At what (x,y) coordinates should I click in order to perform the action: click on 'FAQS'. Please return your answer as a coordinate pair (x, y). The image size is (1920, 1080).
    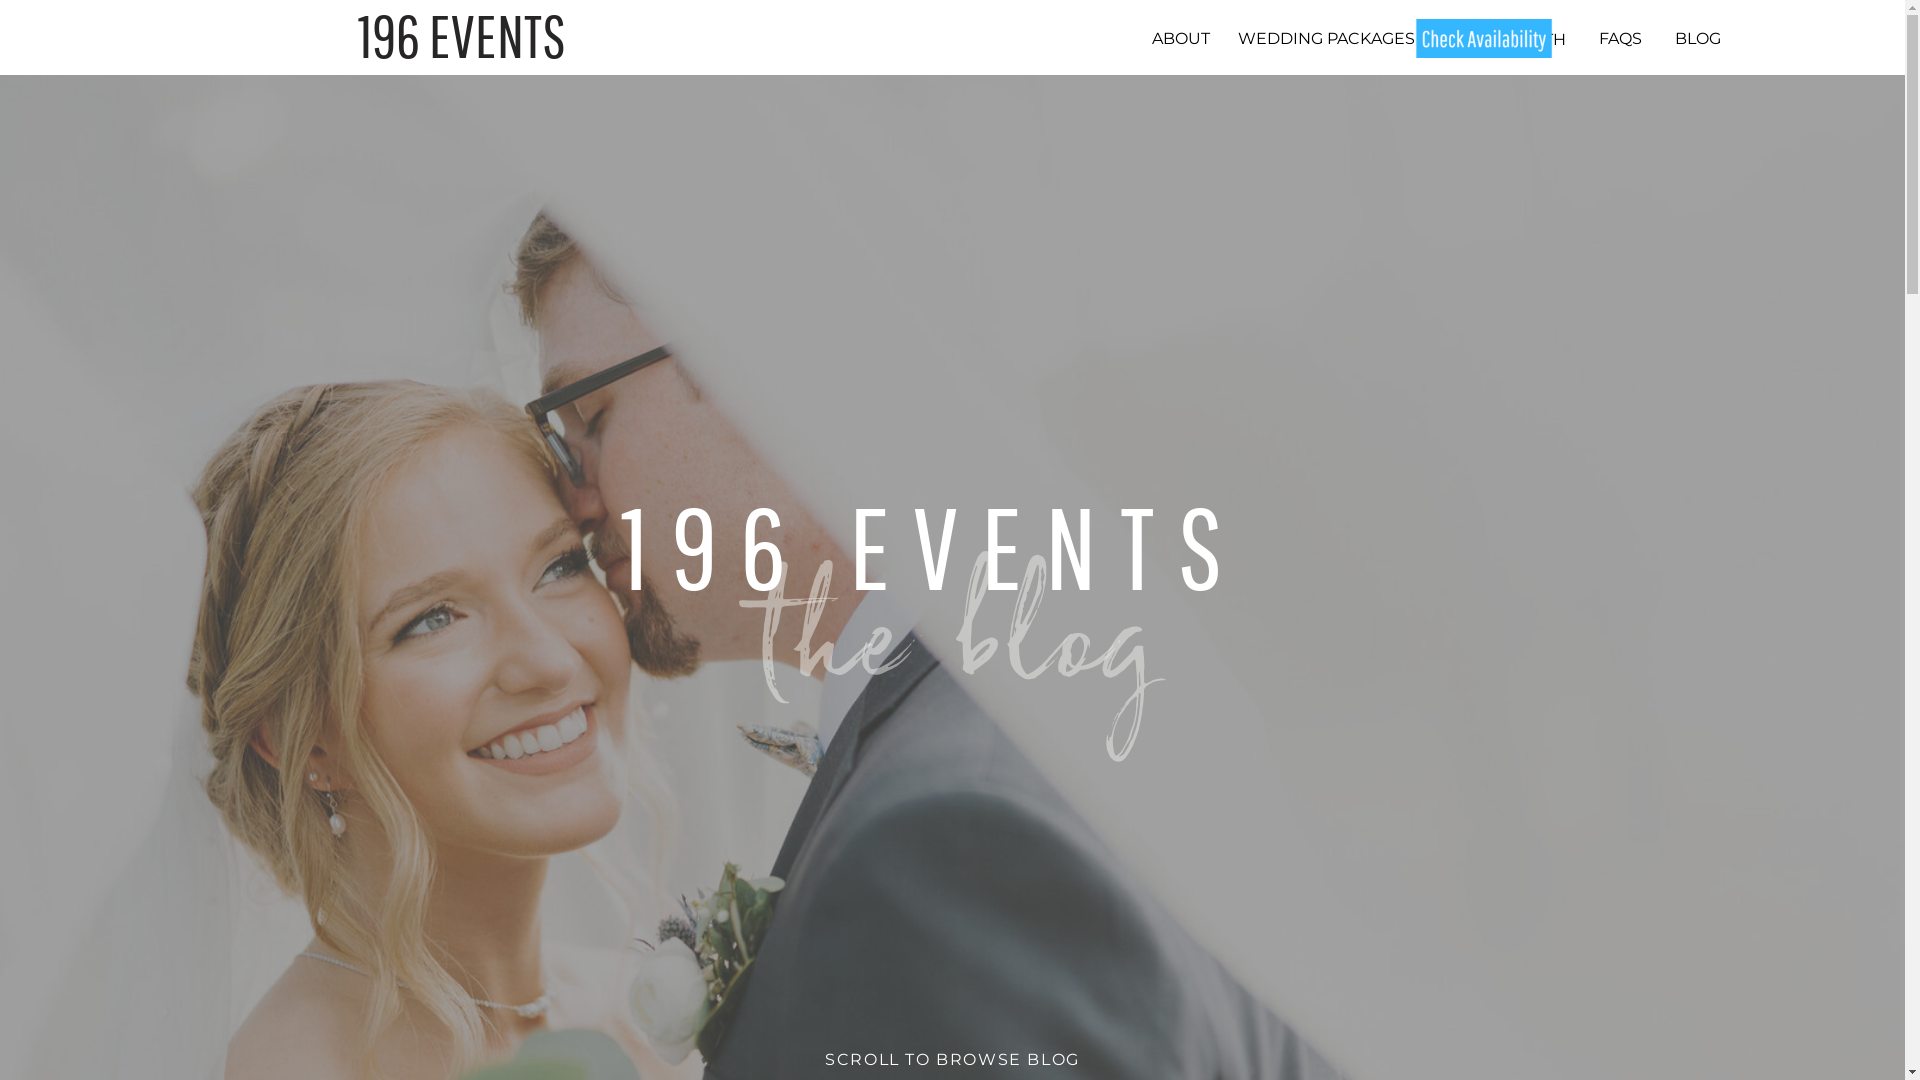
    Looking at the image, I should click on (1591, 38).